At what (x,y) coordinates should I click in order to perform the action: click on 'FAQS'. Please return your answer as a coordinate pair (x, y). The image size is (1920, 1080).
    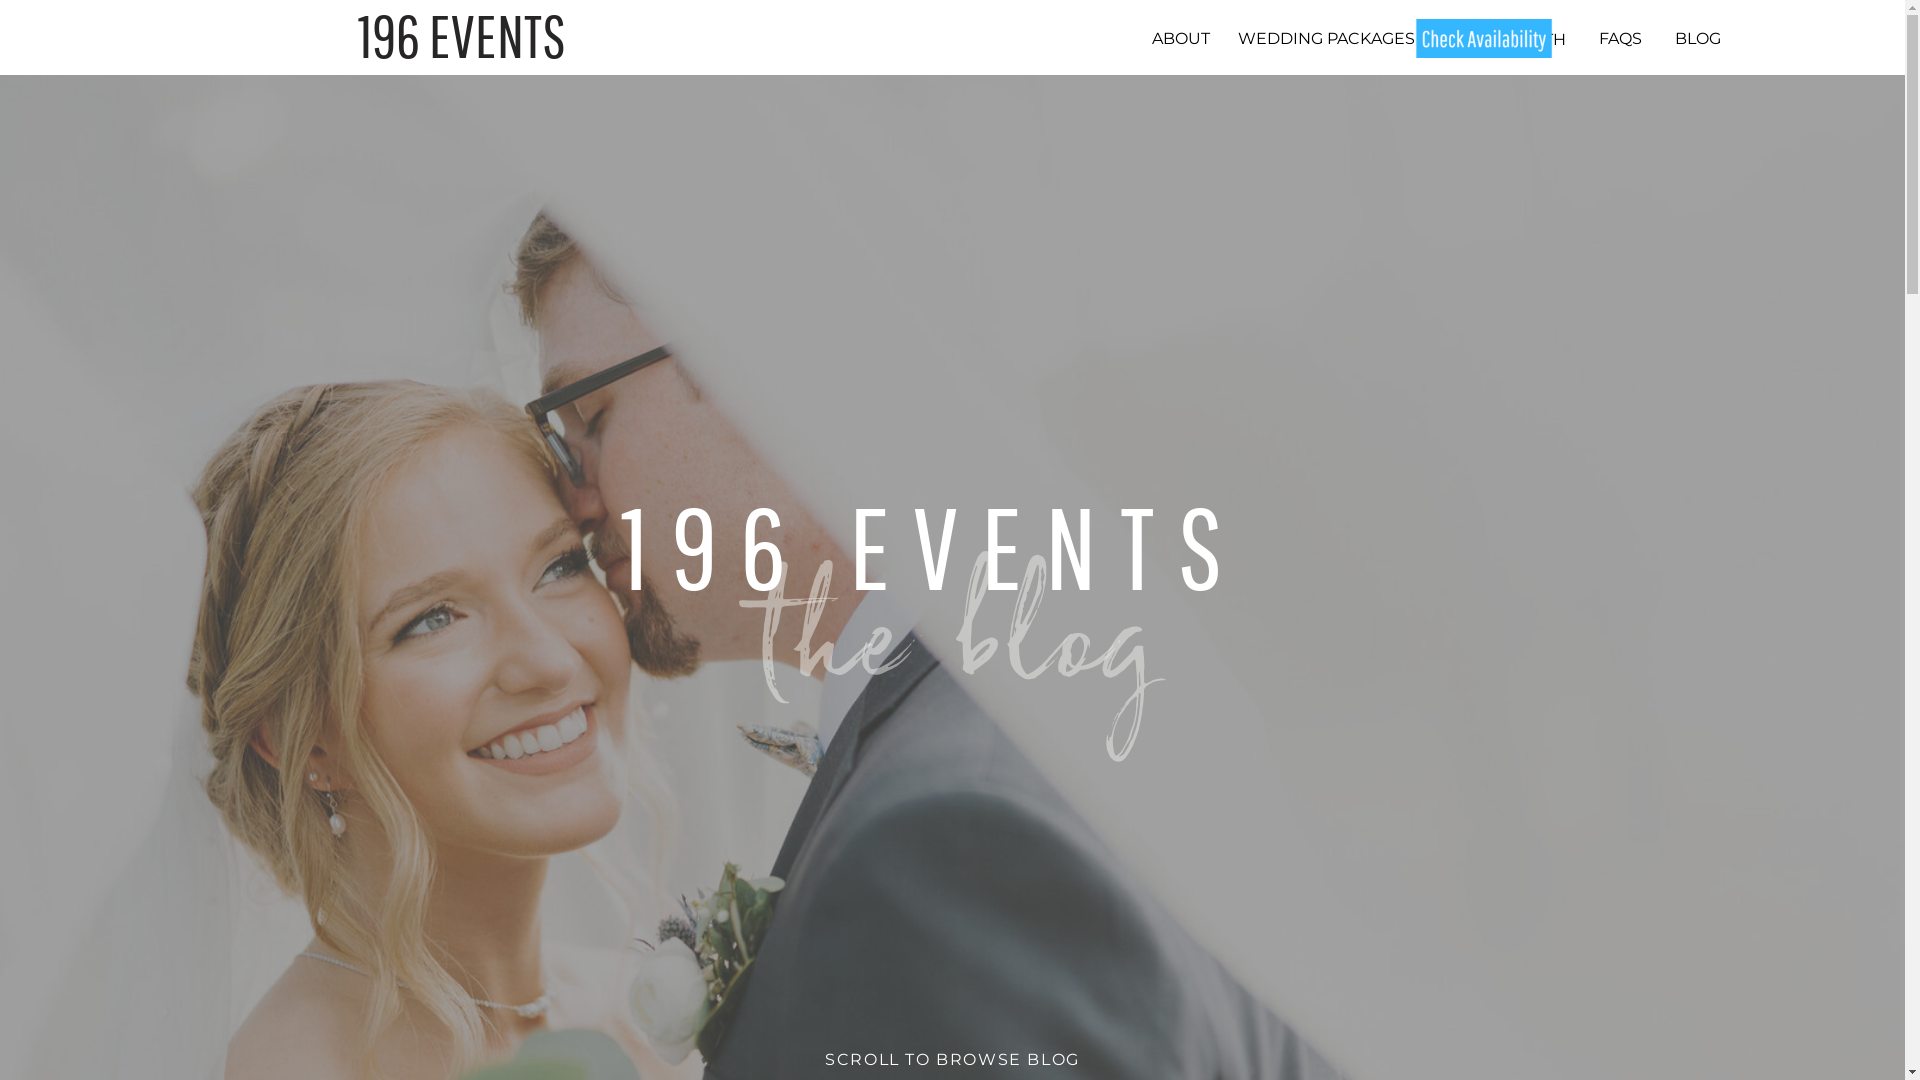
    Looking at the image, I should click on (1591, 38).